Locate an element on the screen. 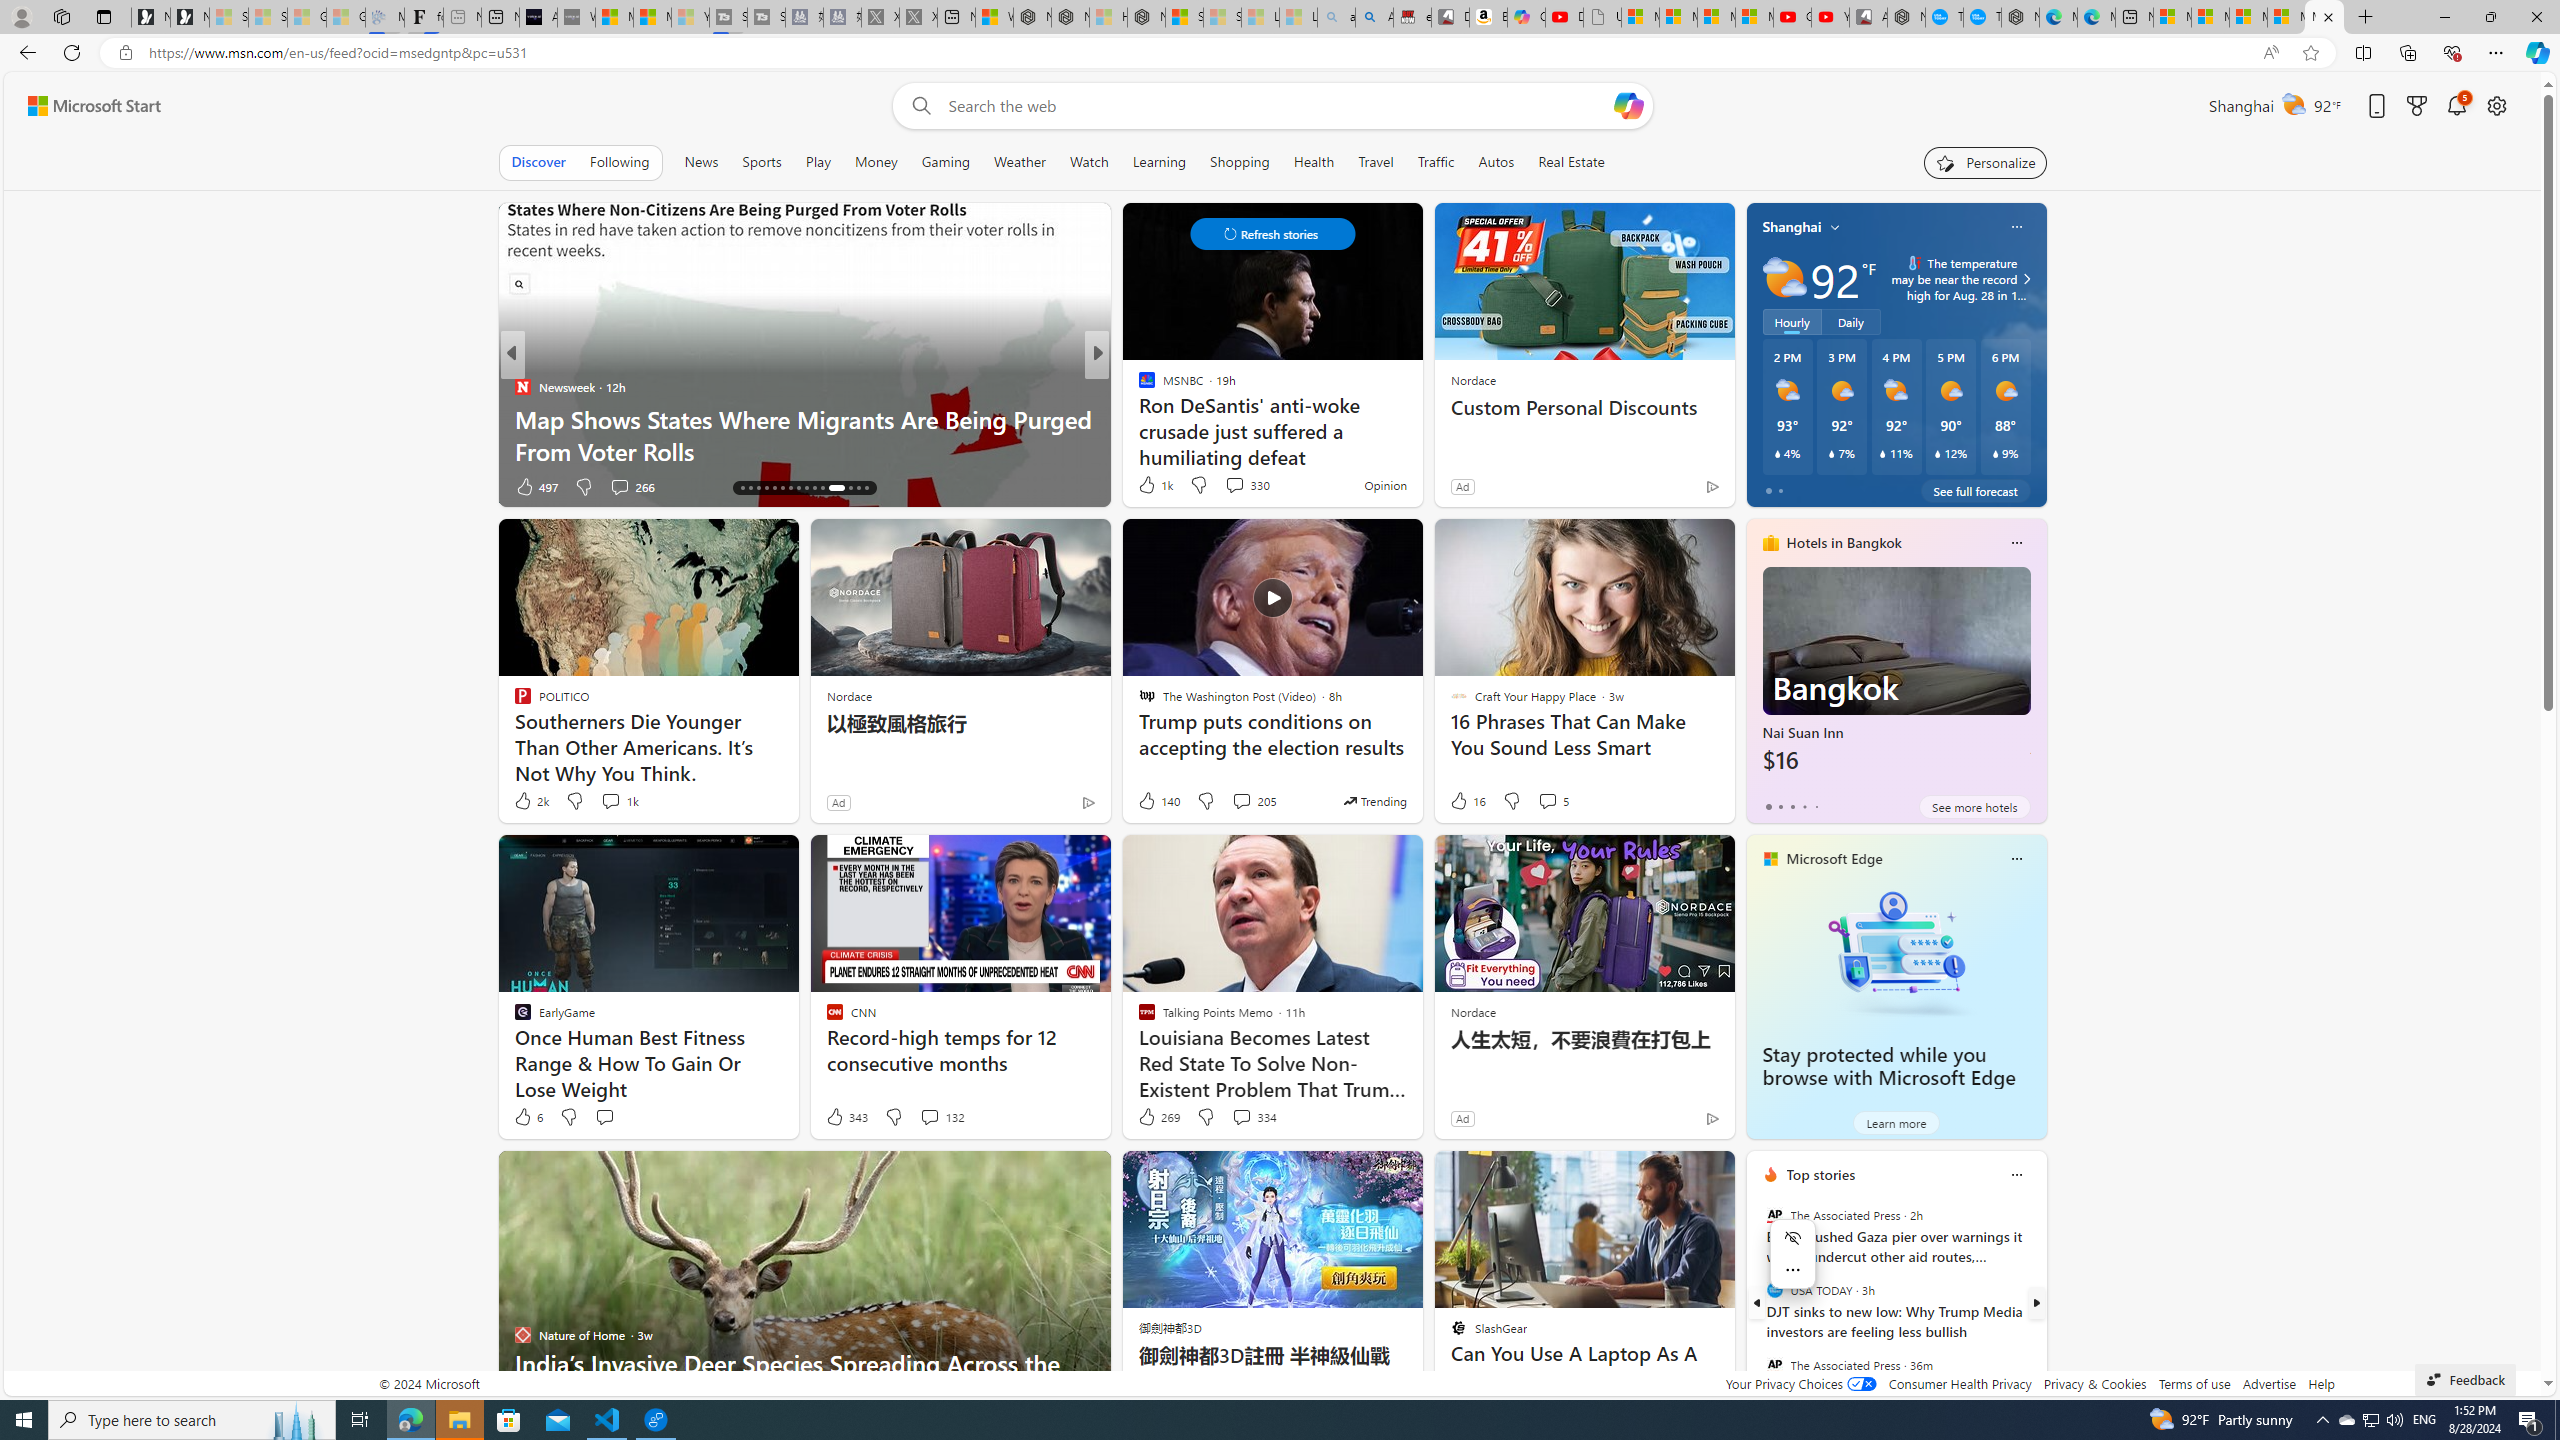  'Hide this story' is located at coordinates (1675, 1175).